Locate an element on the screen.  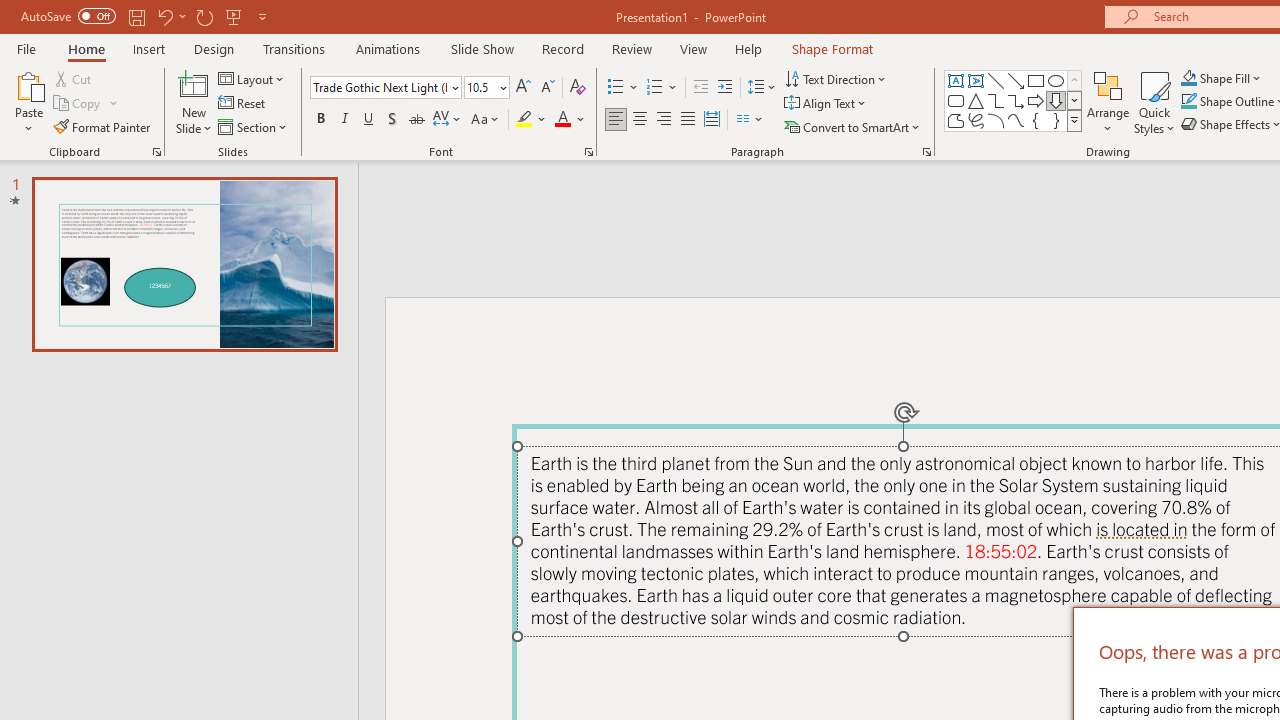
'Rectangle' is located at coordinates (1036, 80).